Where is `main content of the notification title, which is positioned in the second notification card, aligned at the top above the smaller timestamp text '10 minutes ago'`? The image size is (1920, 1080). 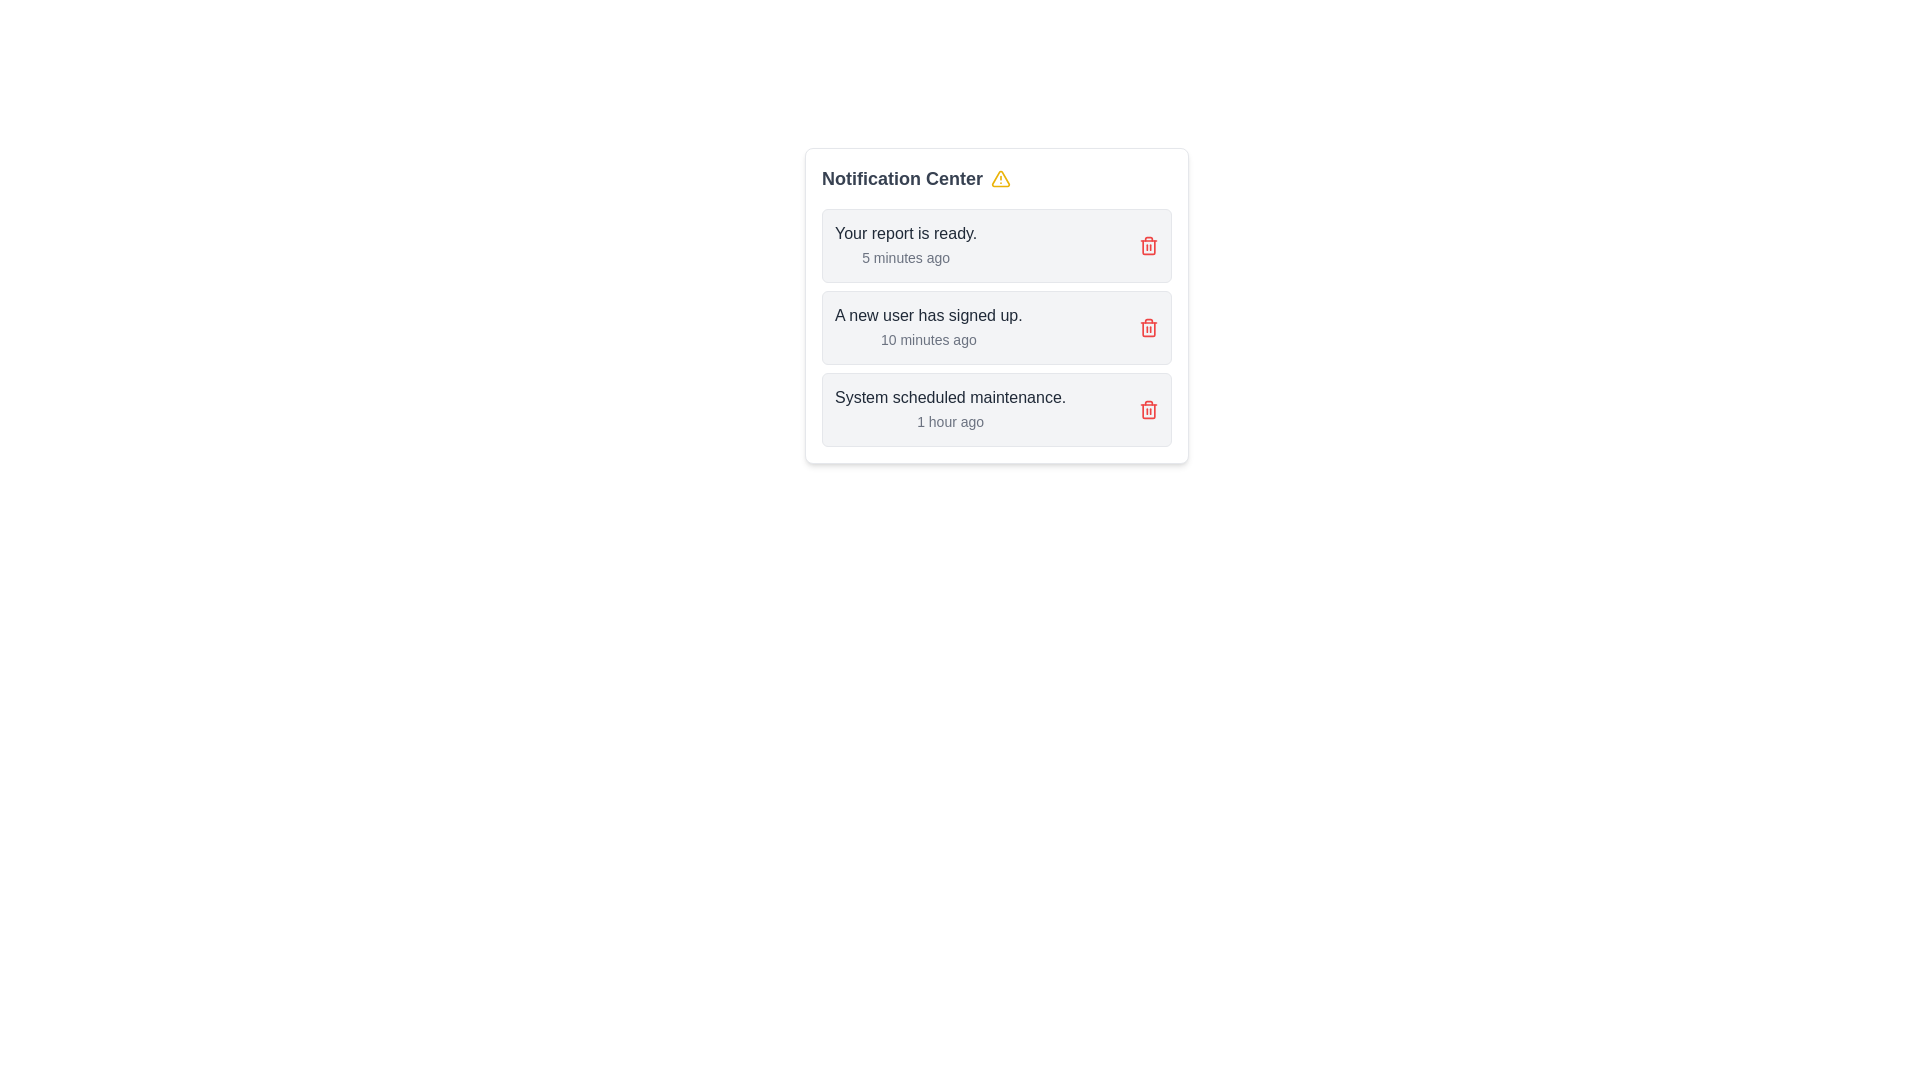 main content of the notification title, which is positioned in the second notification card, aligned at the top above the smaller timestamp text '10 minutes ago' is located at coordinates (927, 315).